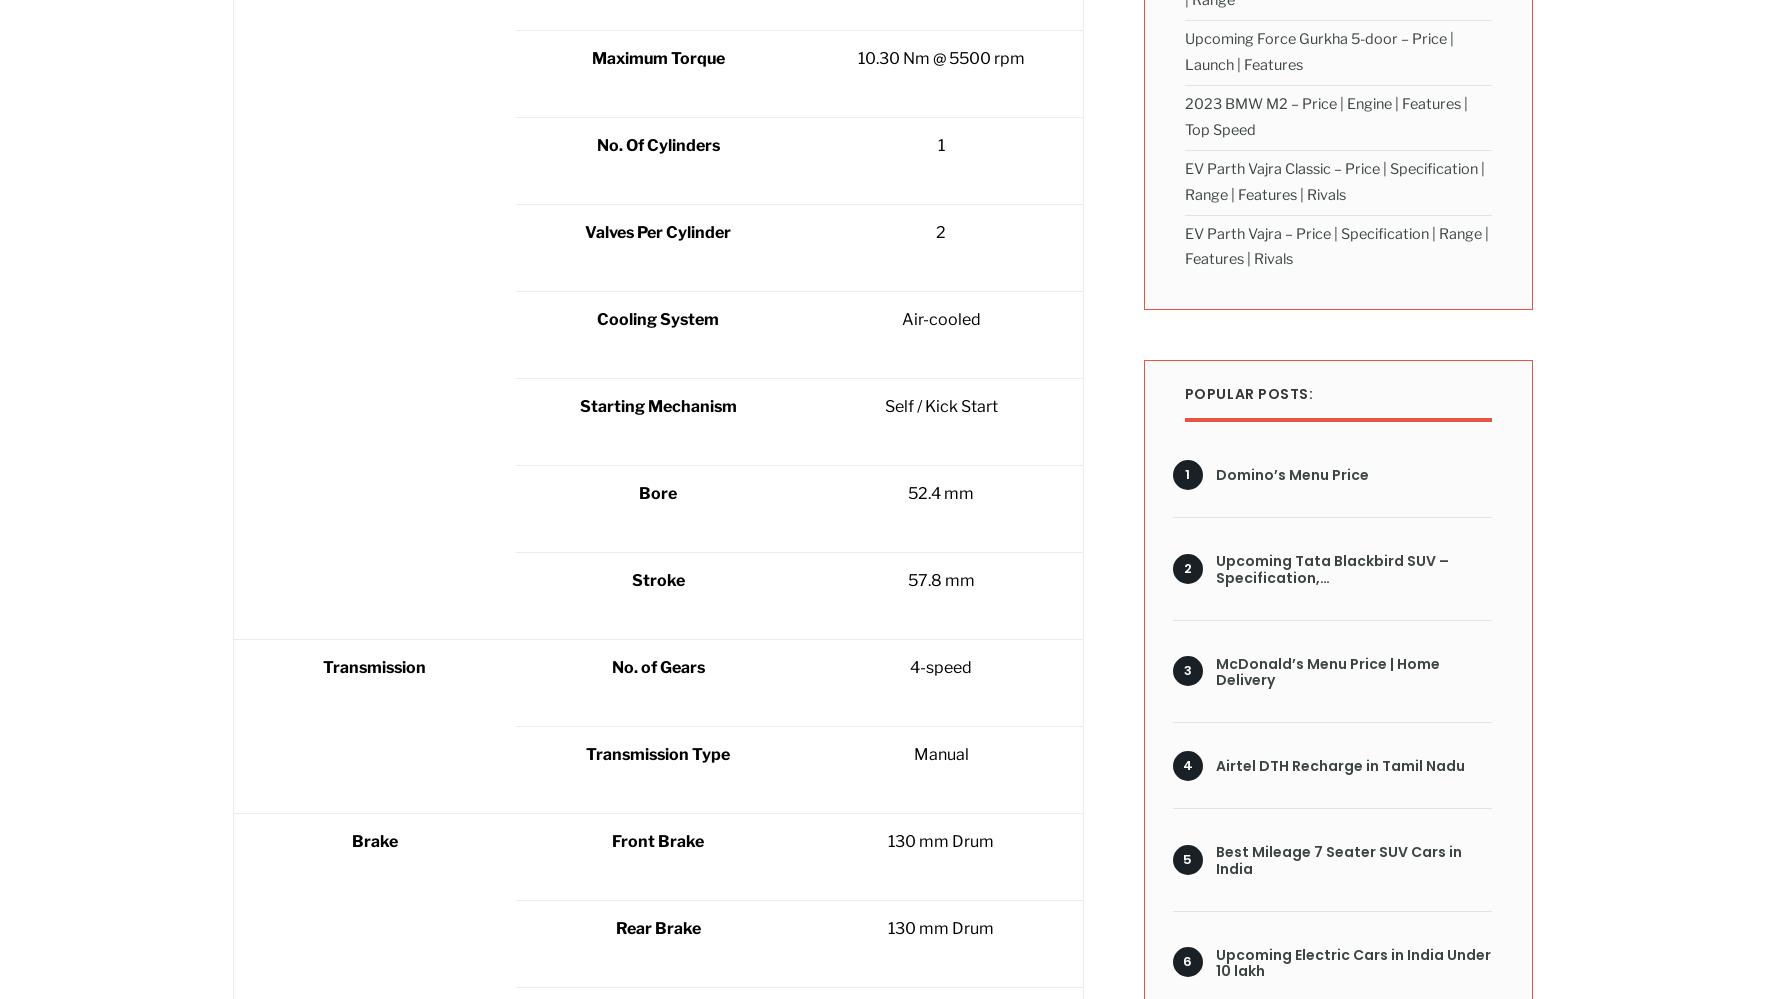  I want to click on 'Front Brake', so click(656, 840).